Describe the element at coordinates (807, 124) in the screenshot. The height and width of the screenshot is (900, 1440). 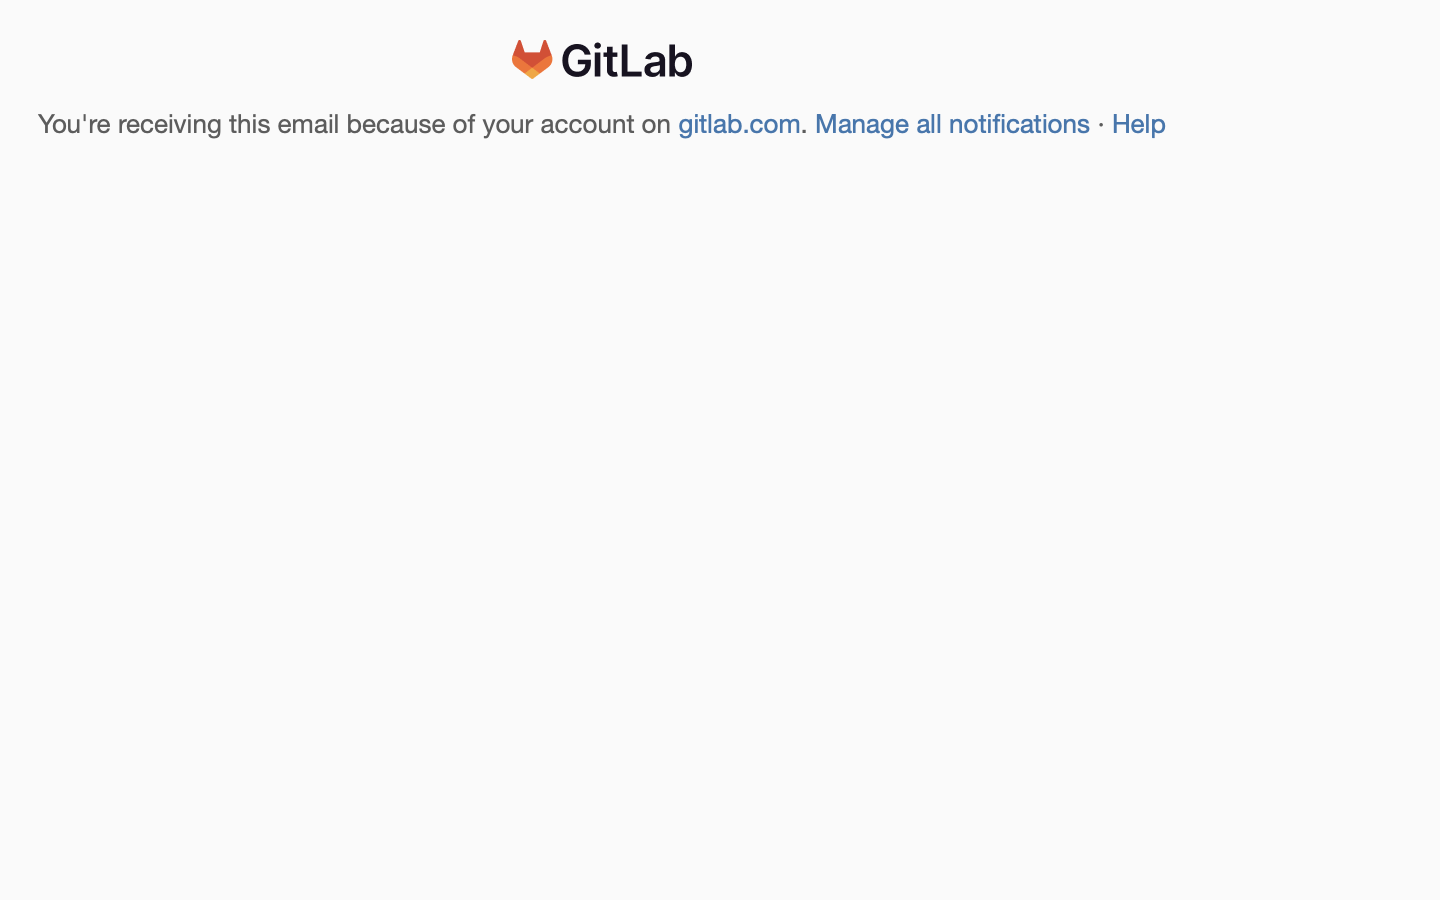
I see `'.'` at that location.